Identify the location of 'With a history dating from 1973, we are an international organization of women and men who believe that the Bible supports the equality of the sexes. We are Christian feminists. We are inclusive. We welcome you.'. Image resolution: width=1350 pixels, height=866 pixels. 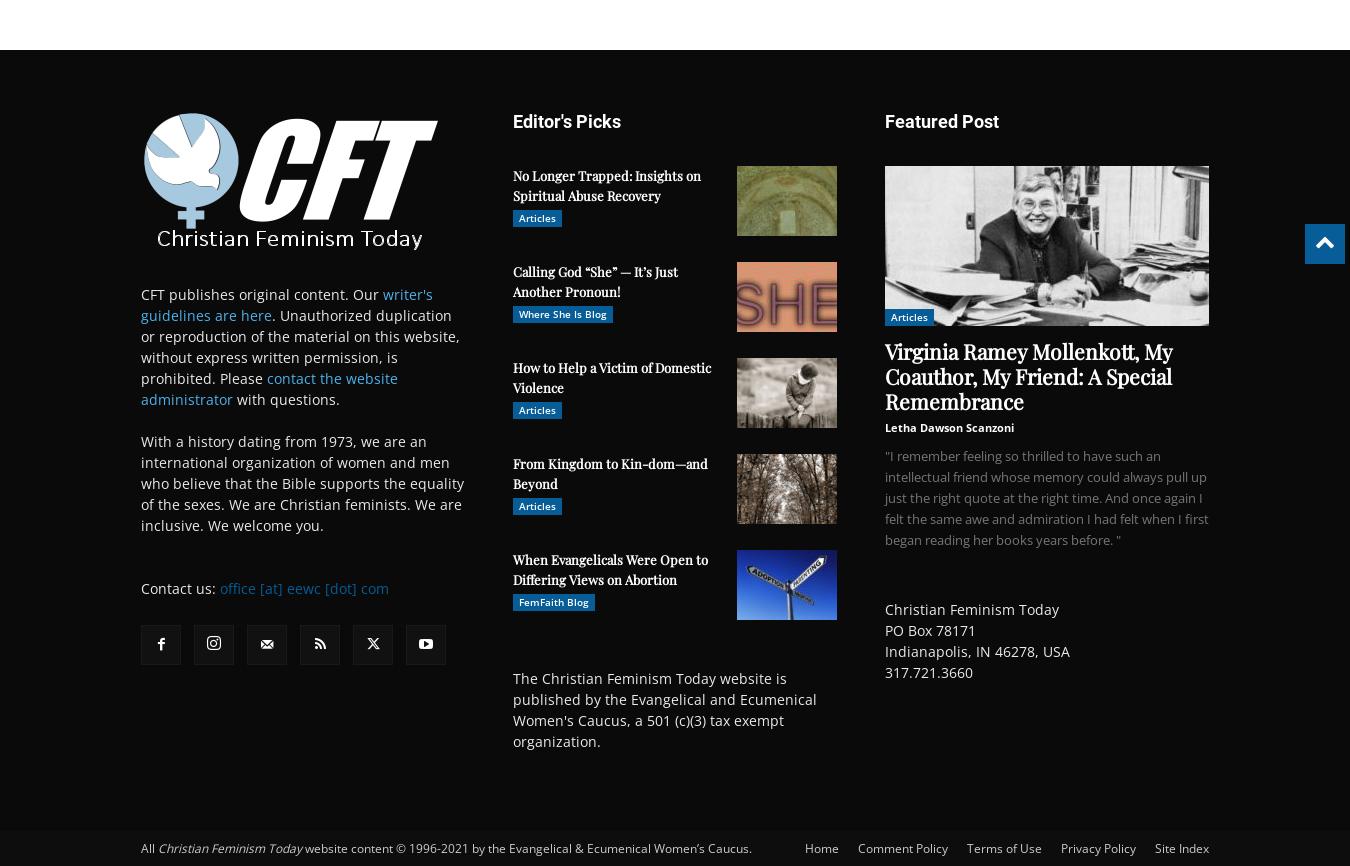
(301, 483).